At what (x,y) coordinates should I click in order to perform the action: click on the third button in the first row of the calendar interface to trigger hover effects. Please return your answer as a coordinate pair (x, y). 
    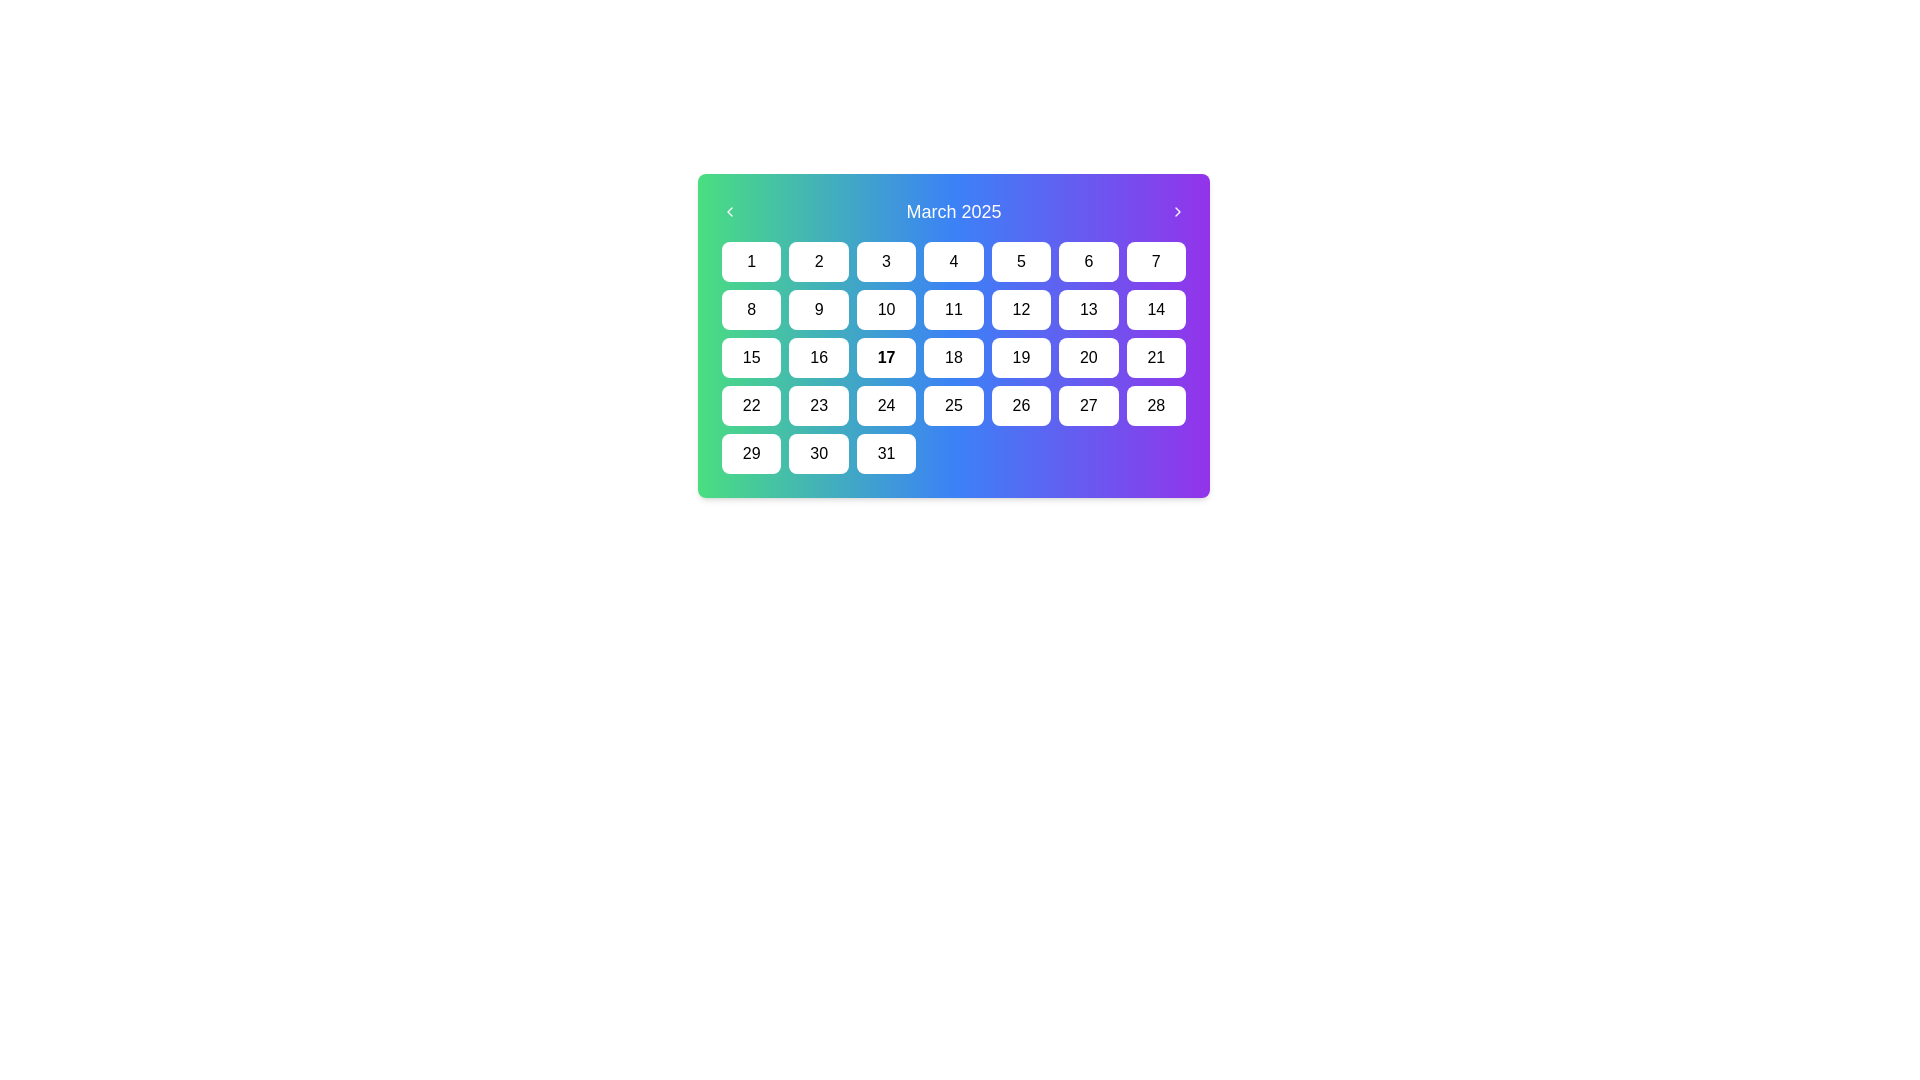
    Looking at the image, I should click on (885, 261).